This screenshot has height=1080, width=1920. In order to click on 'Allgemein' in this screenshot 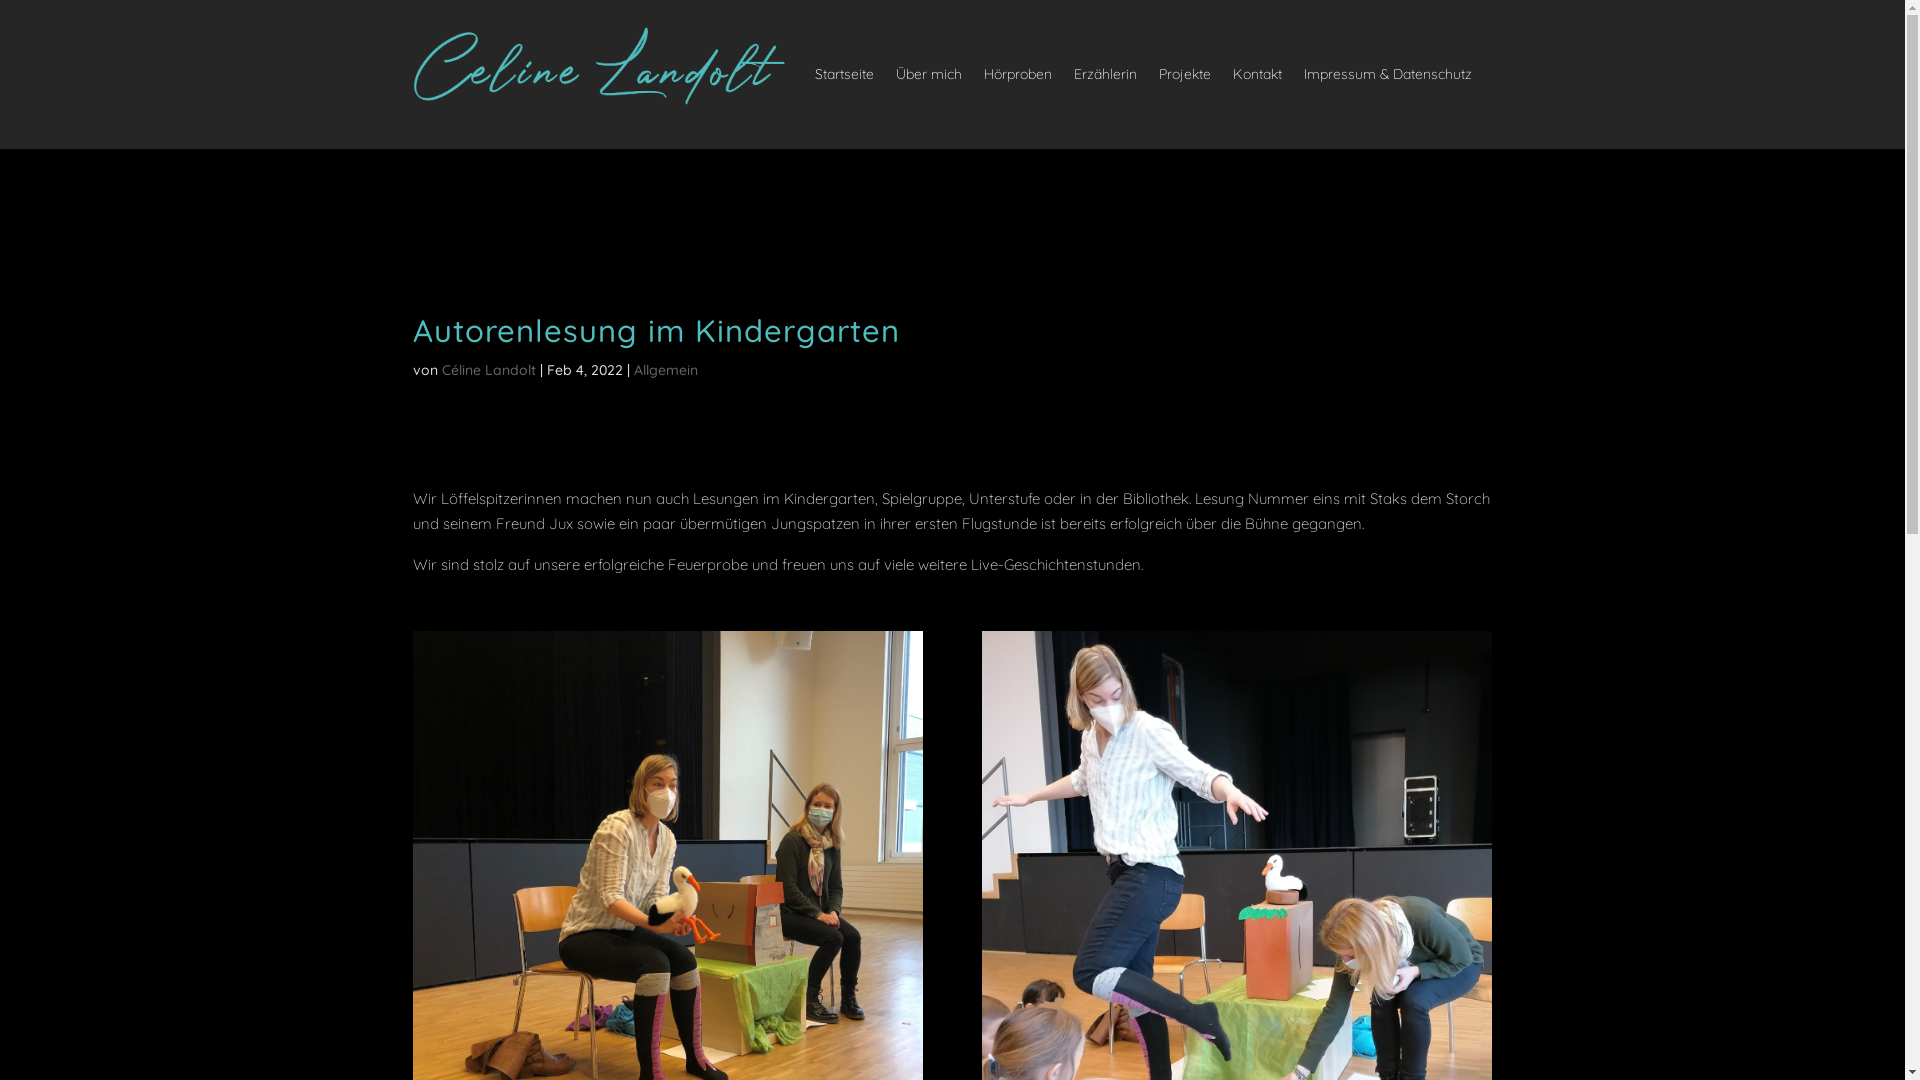, I will do `click(666, 370)`.